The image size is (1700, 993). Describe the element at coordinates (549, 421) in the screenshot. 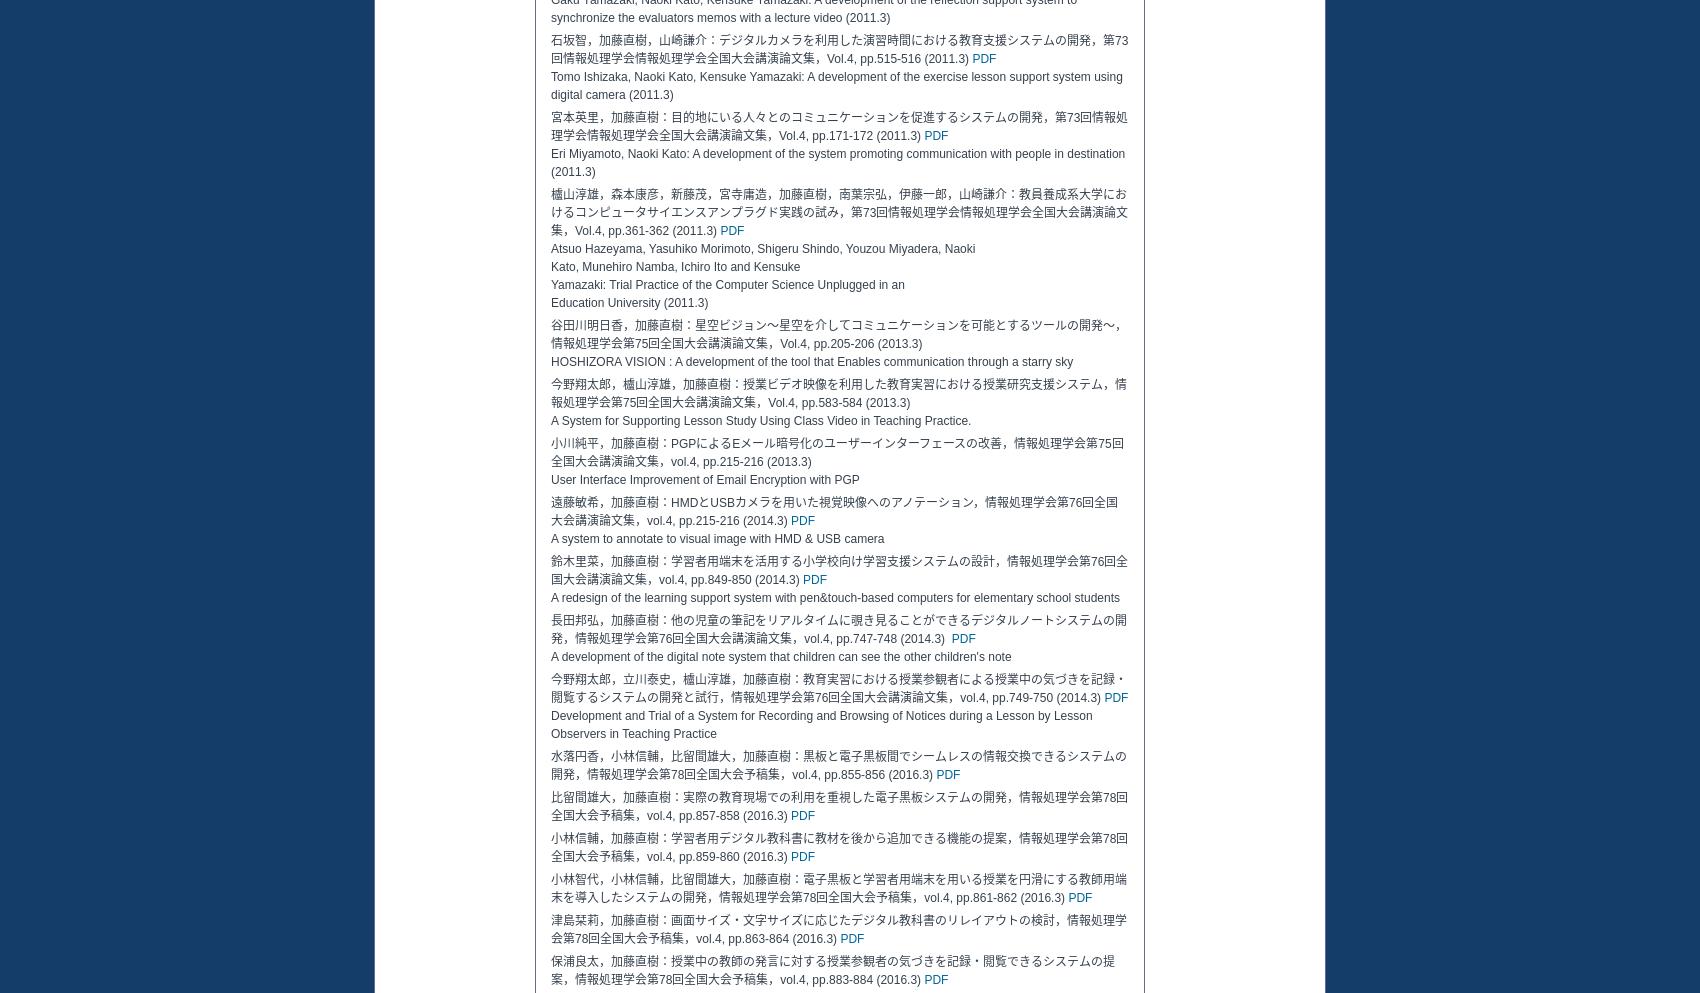

I see `'A System for Supporting Lesson Study Using Class Video in Teaching Practice.'` at that location.